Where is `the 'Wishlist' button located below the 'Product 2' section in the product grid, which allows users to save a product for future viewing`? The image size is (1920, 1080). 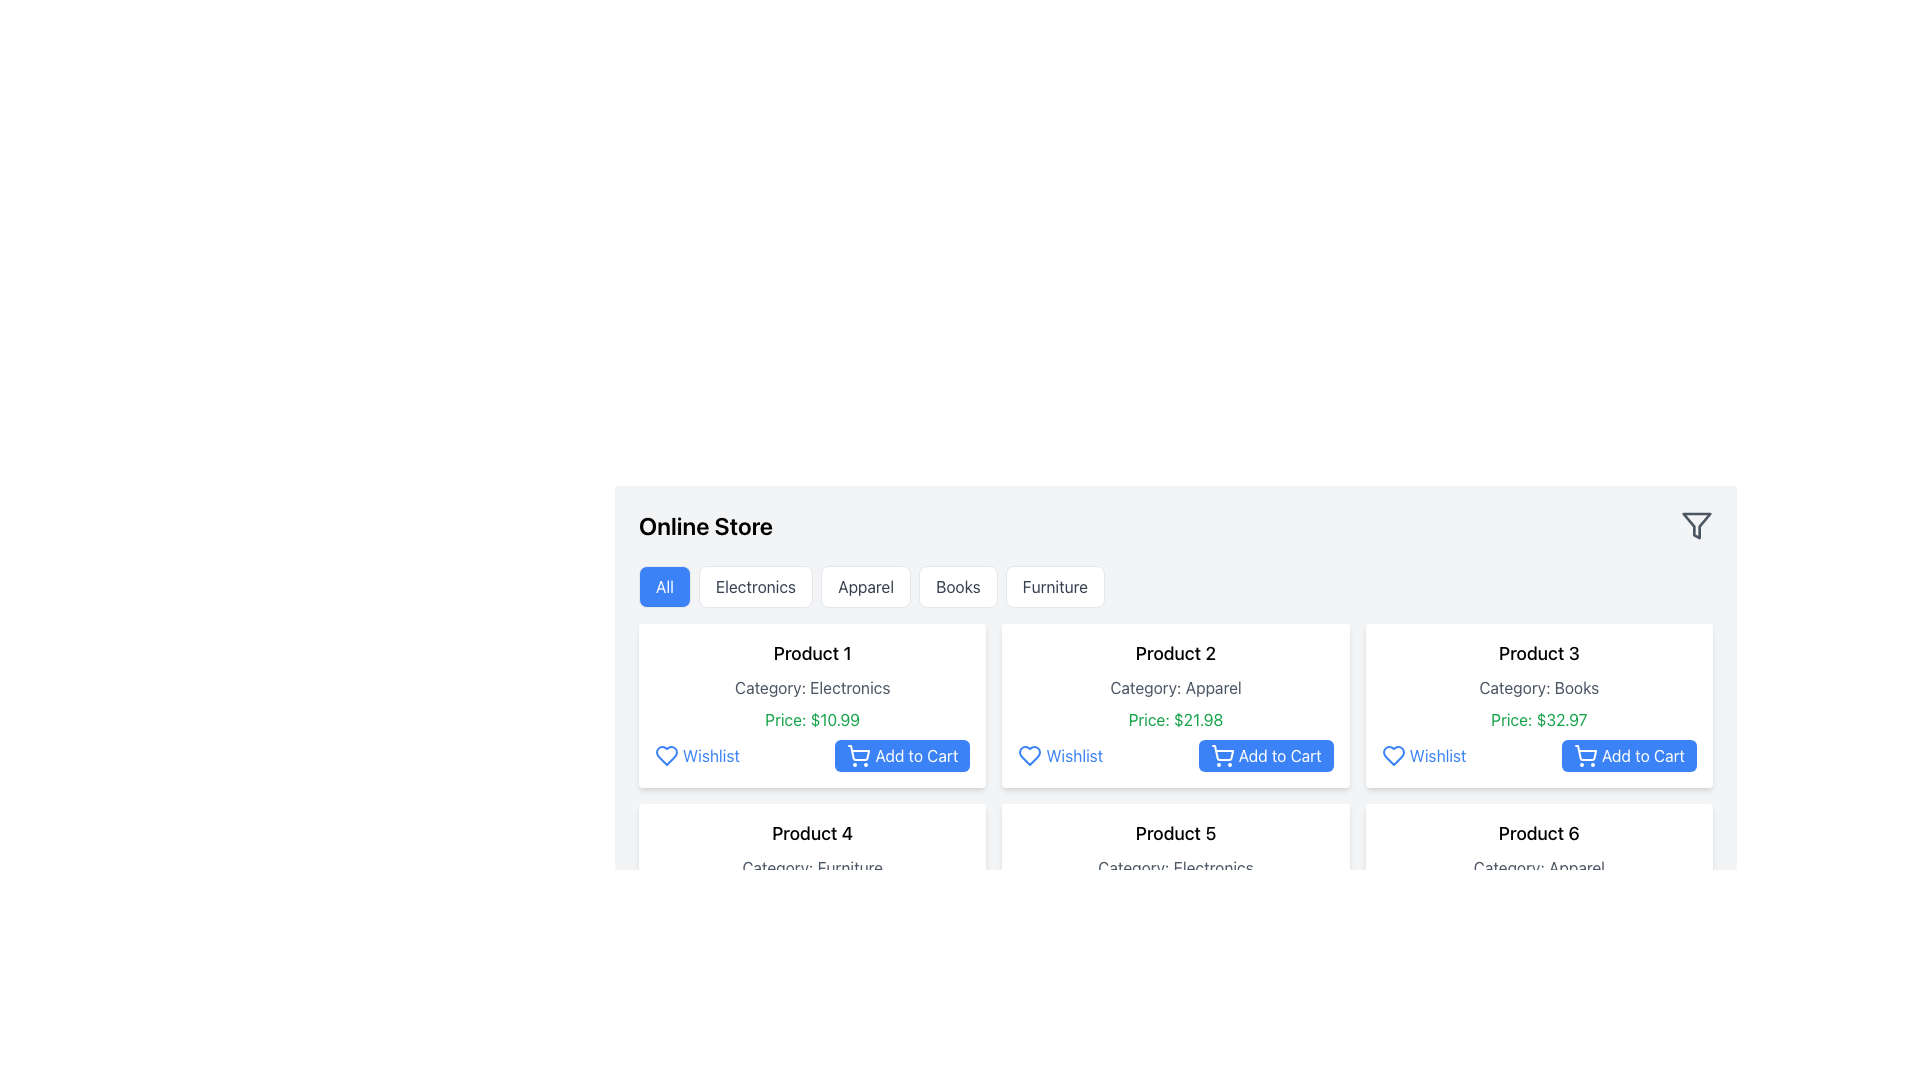 the 'Wishlist' button located below the 'Product 2' section in the product grid, which allows users to save a product for future viewing is located at coordinates (1030, 756).